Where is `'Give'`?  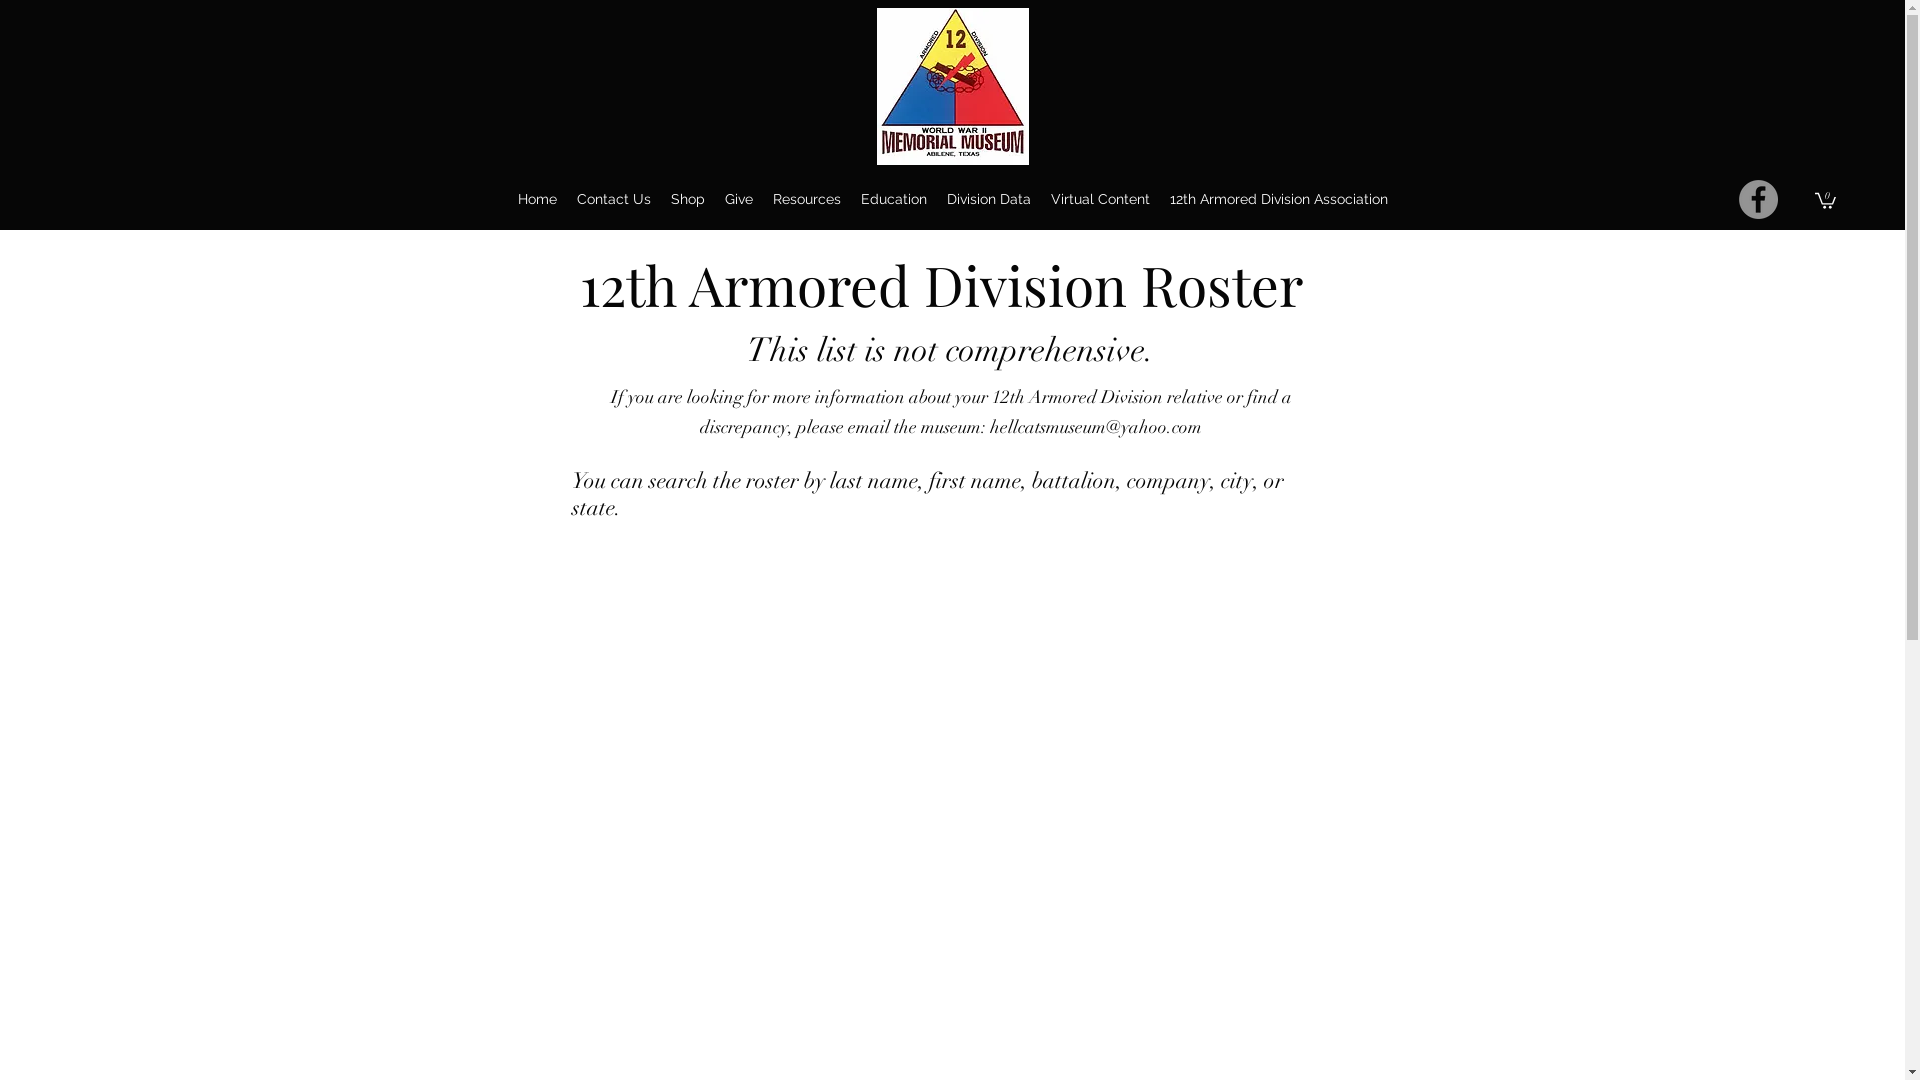
'Give' is located at coordinates (714, 199).